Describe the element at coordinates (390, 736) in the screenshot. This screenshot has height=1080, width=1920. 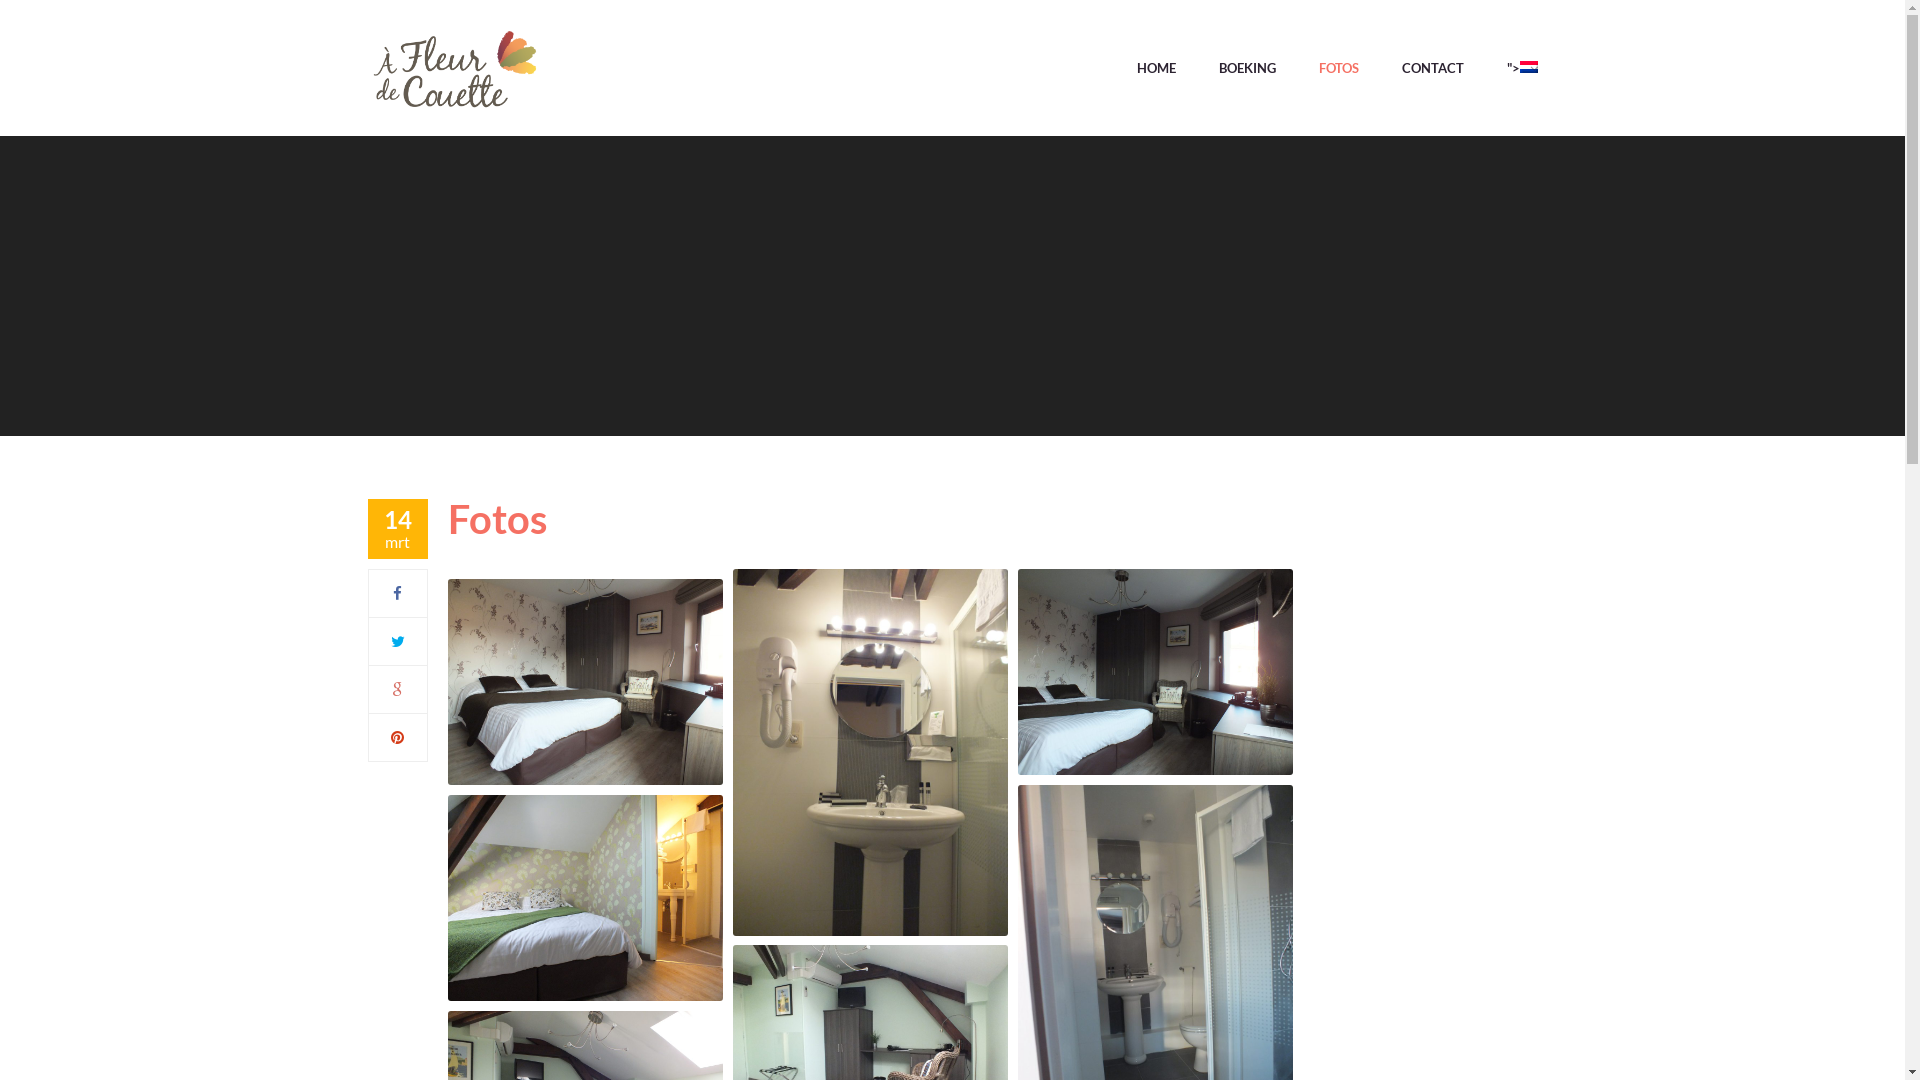
I see `'Pinterest'` at that location.